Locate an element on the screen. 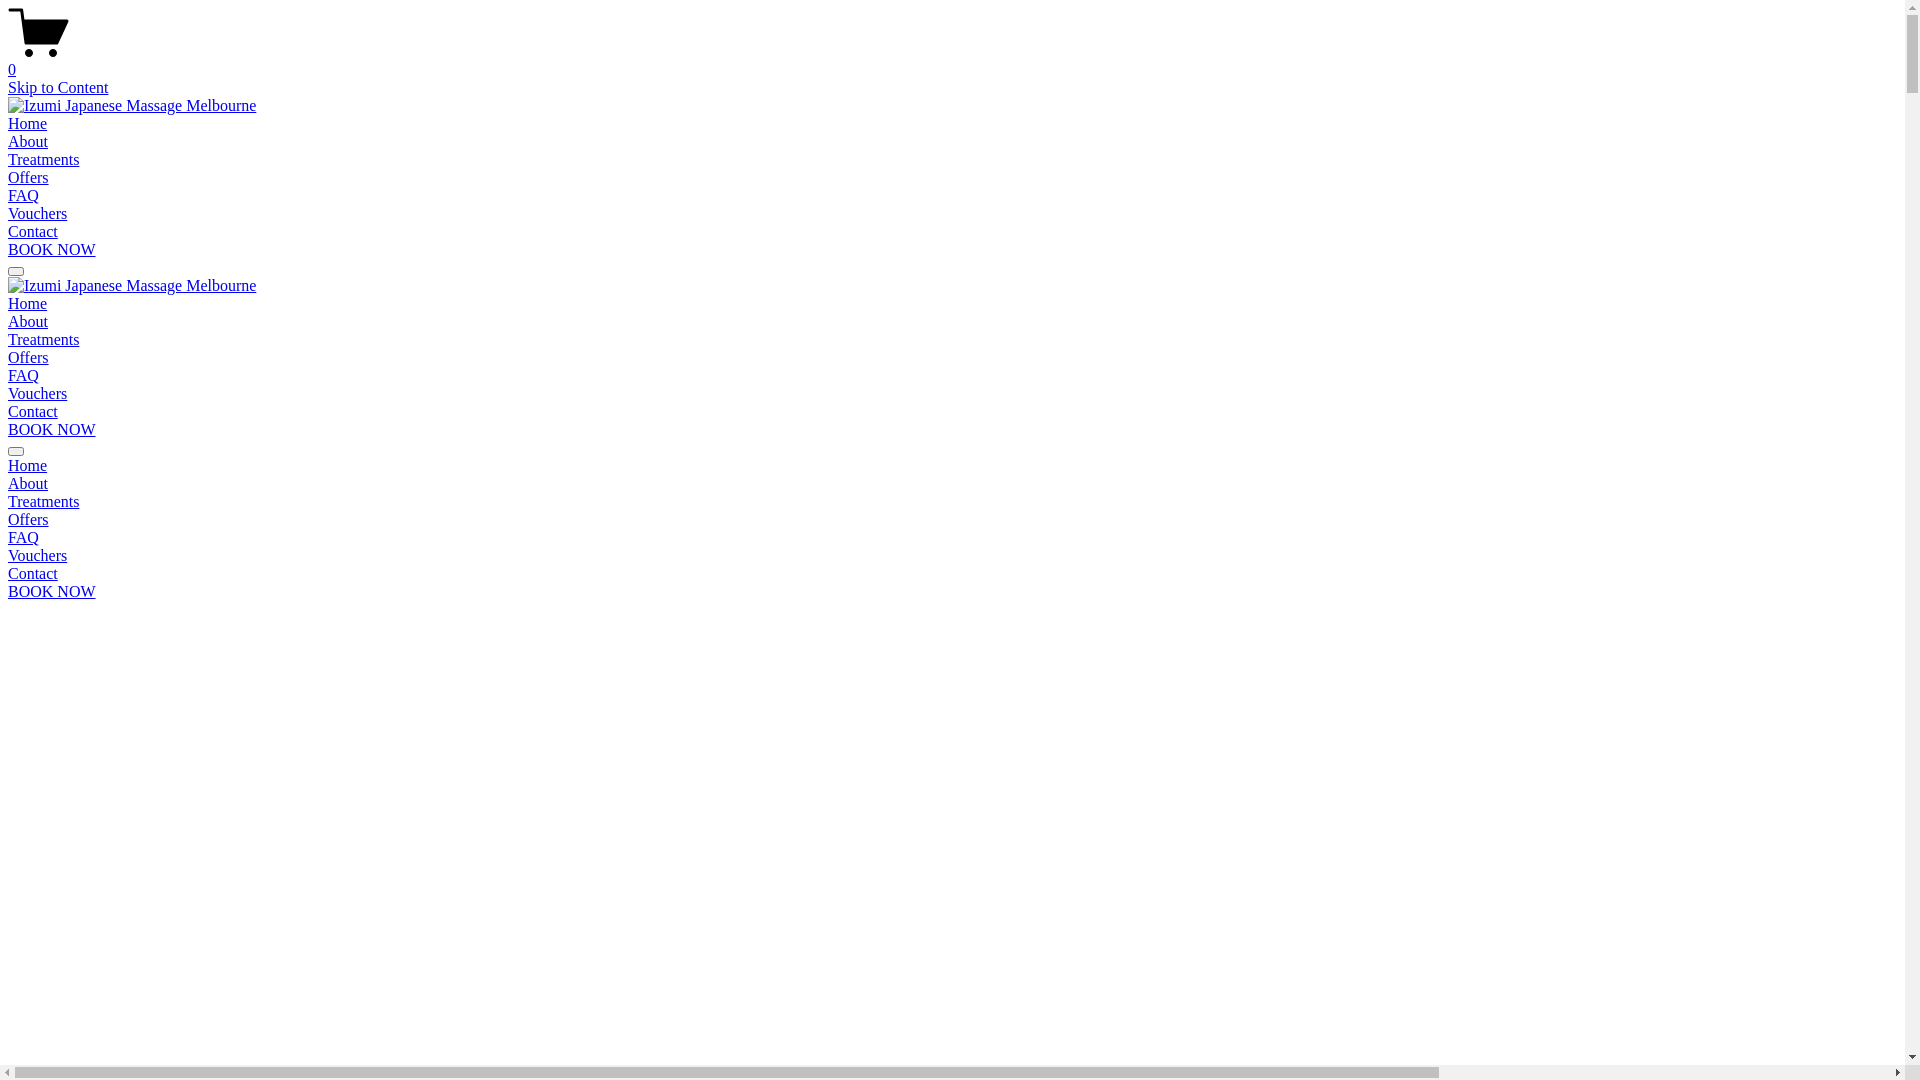 Image resolution: width=1920 pixels, height=1080 pixels. 'Treatments' is located at coordinates (43, 338).